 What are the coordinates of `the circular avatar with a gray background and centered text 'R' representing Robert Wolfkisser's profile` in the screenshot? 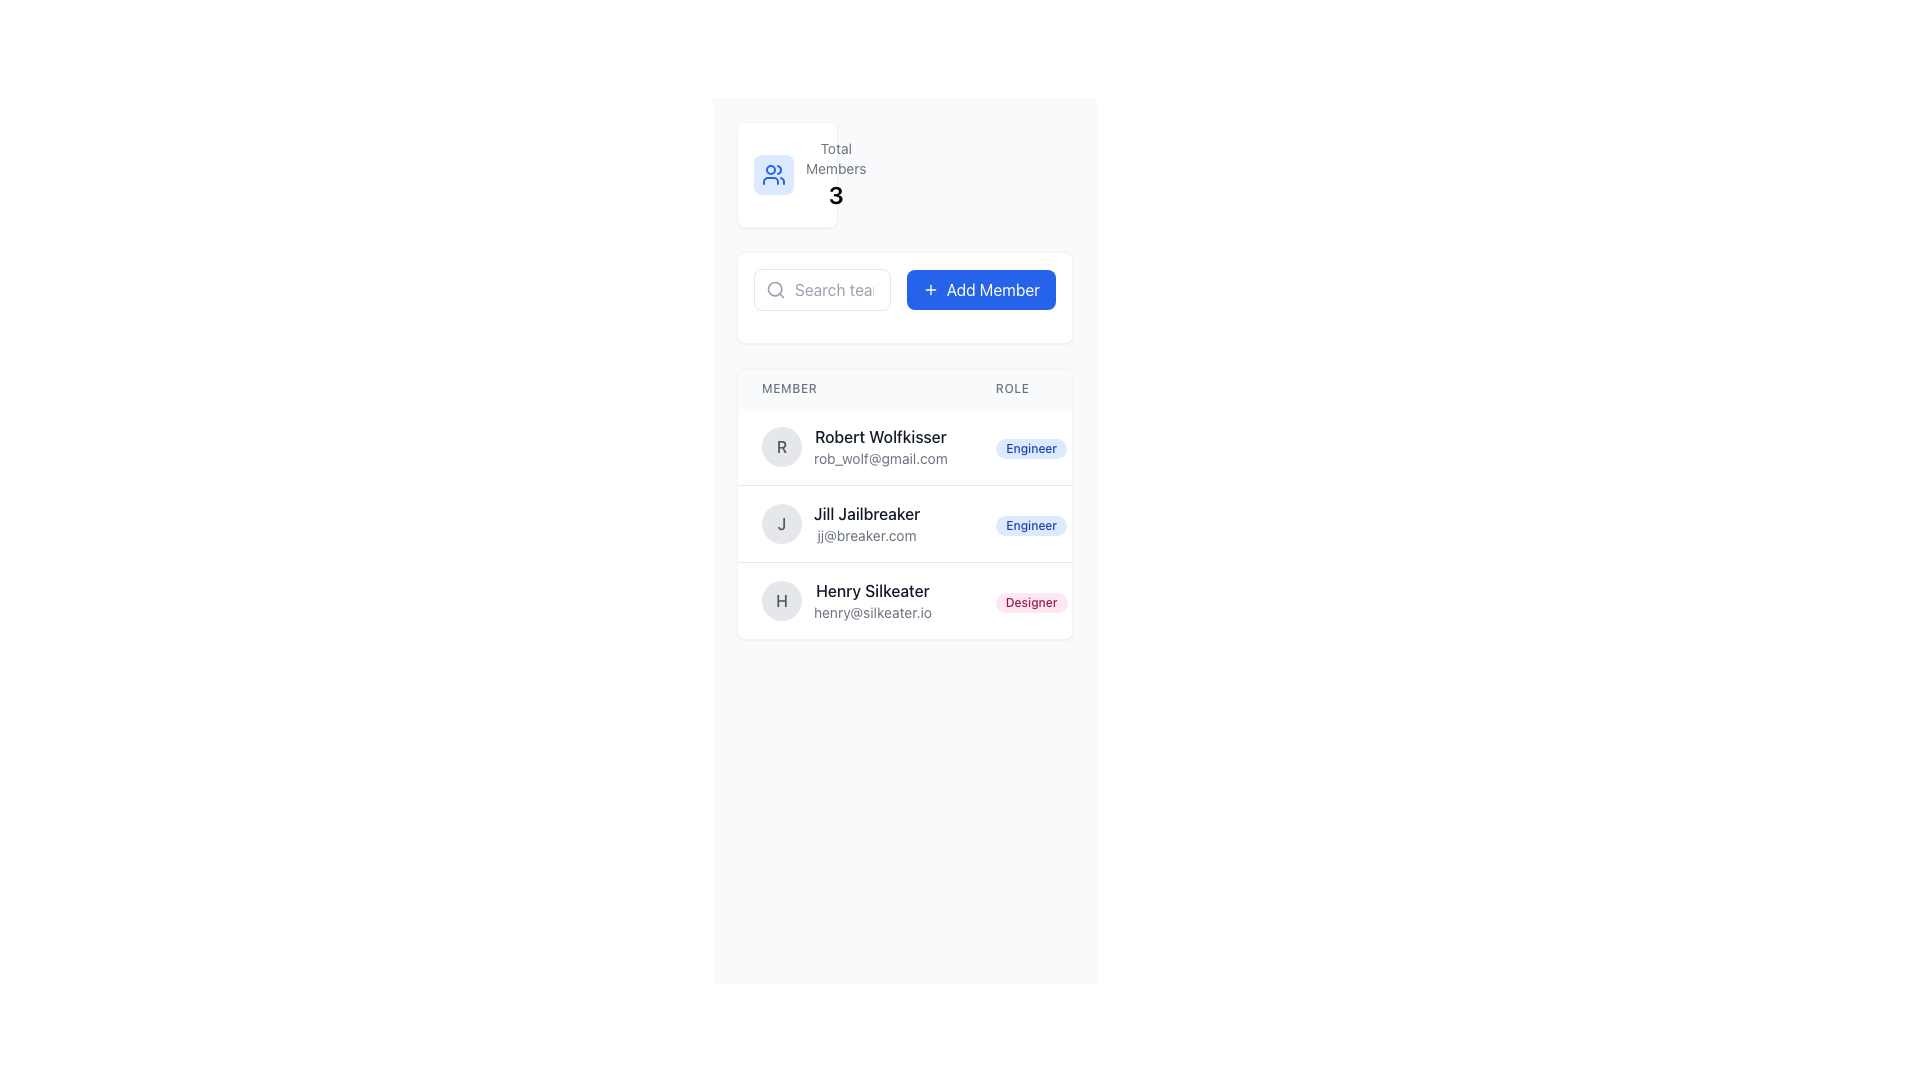 It's located at (781, 446).